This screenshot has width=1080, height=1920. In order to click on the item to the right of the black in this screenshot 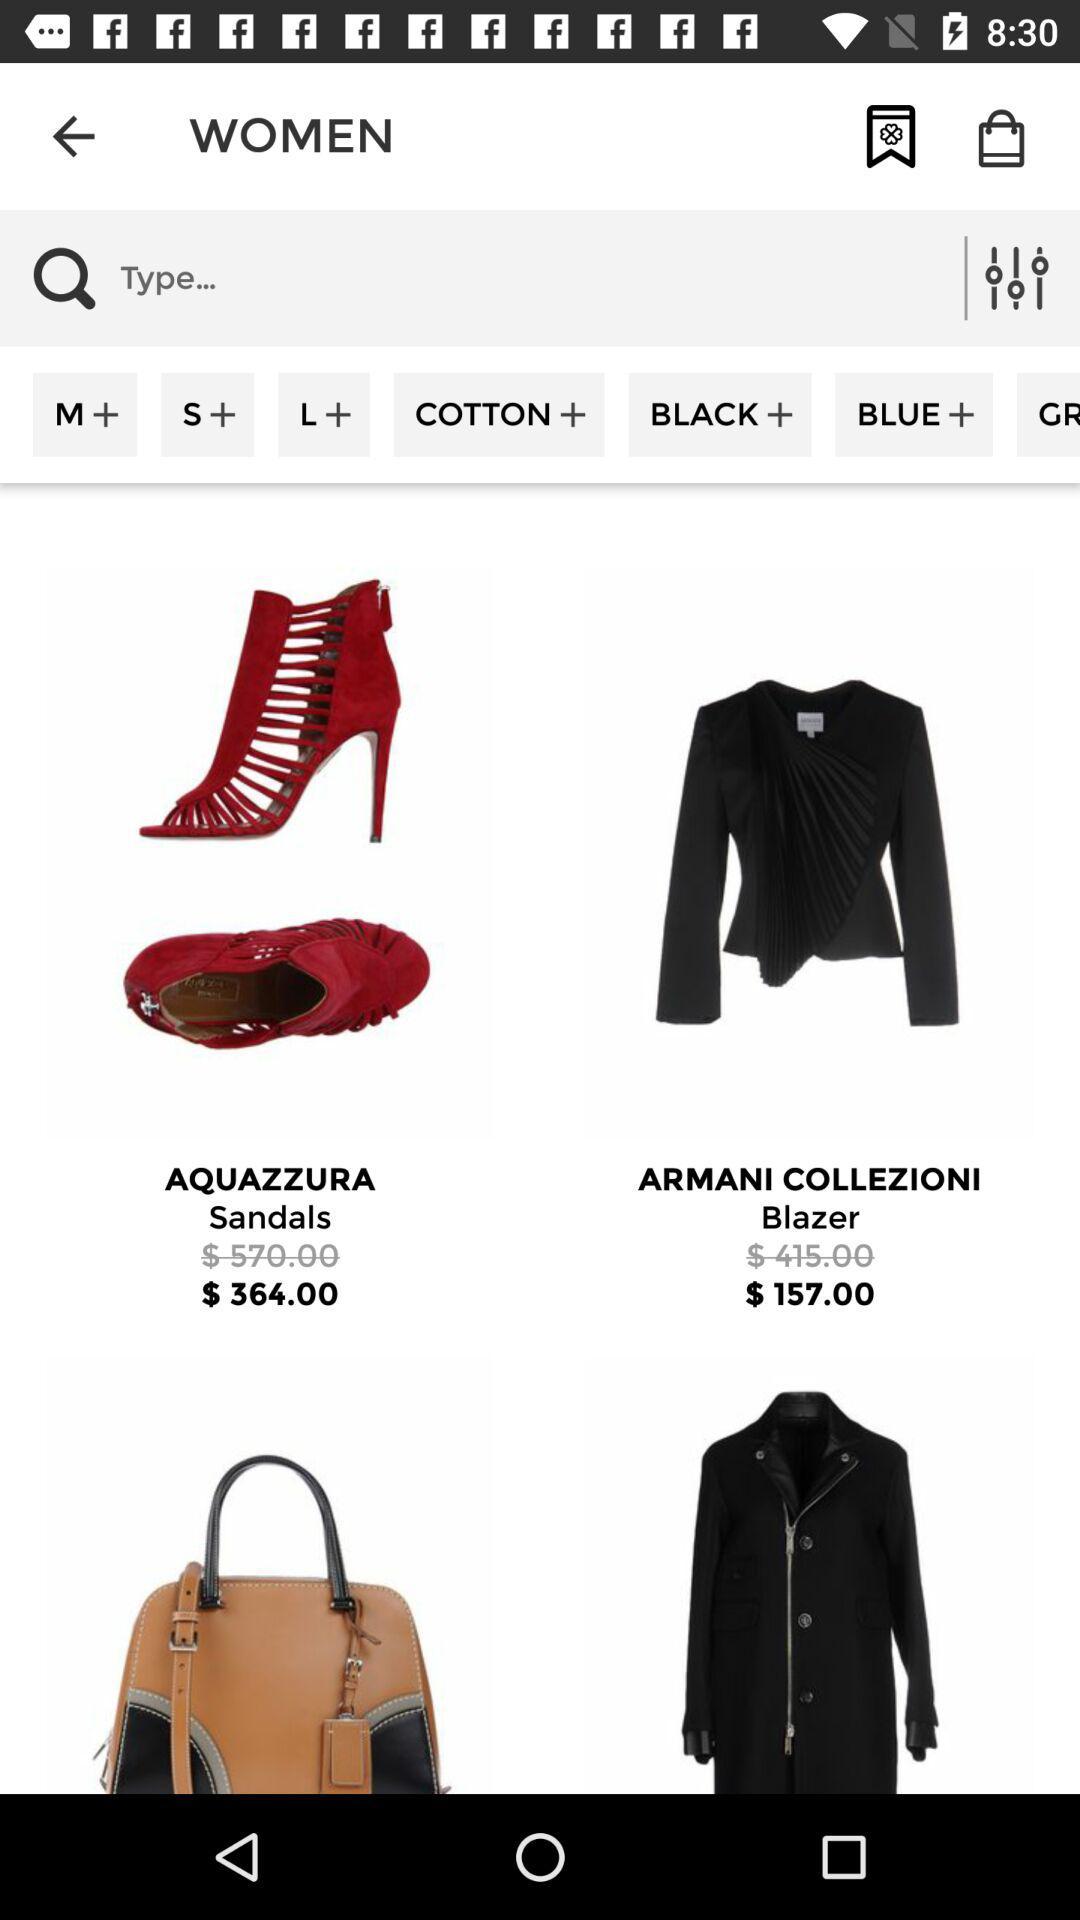, I will do `click(914, 413)`.